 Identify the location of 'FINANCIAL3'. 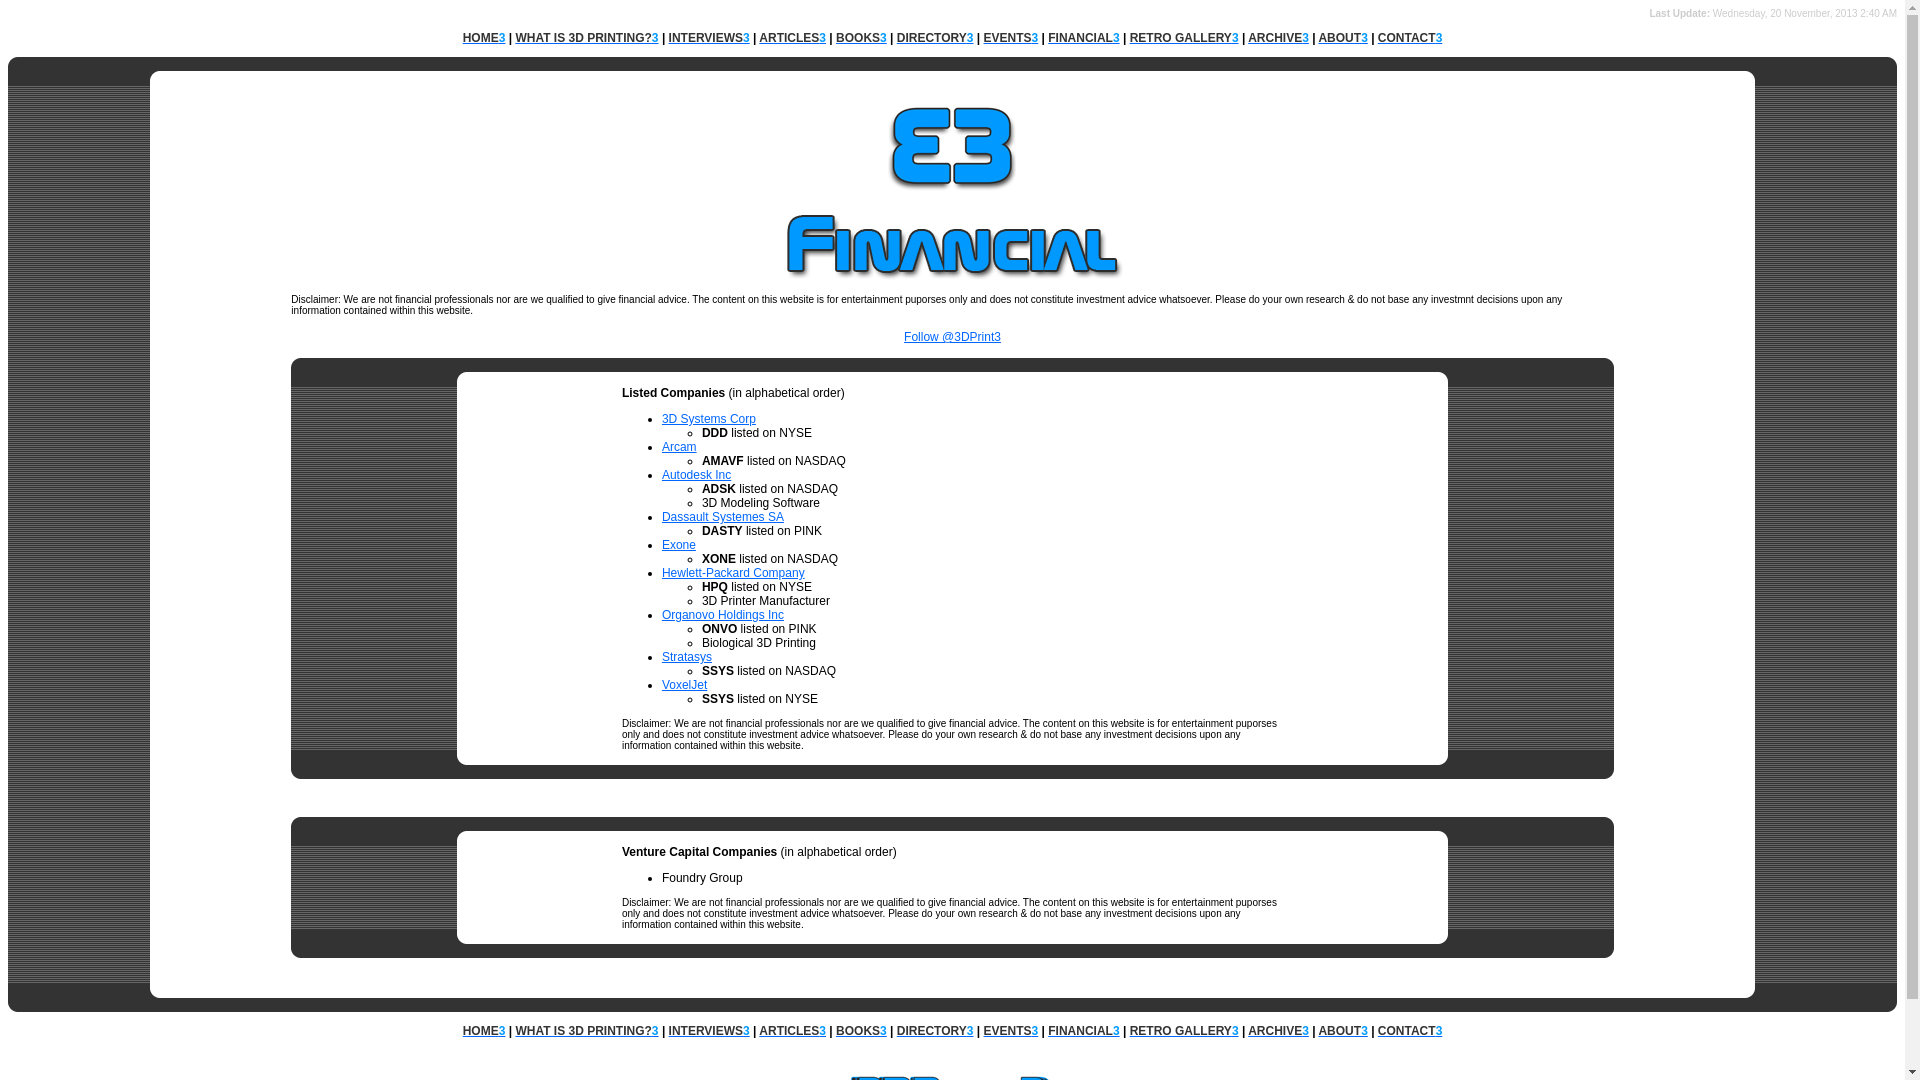
(1082, 1030).